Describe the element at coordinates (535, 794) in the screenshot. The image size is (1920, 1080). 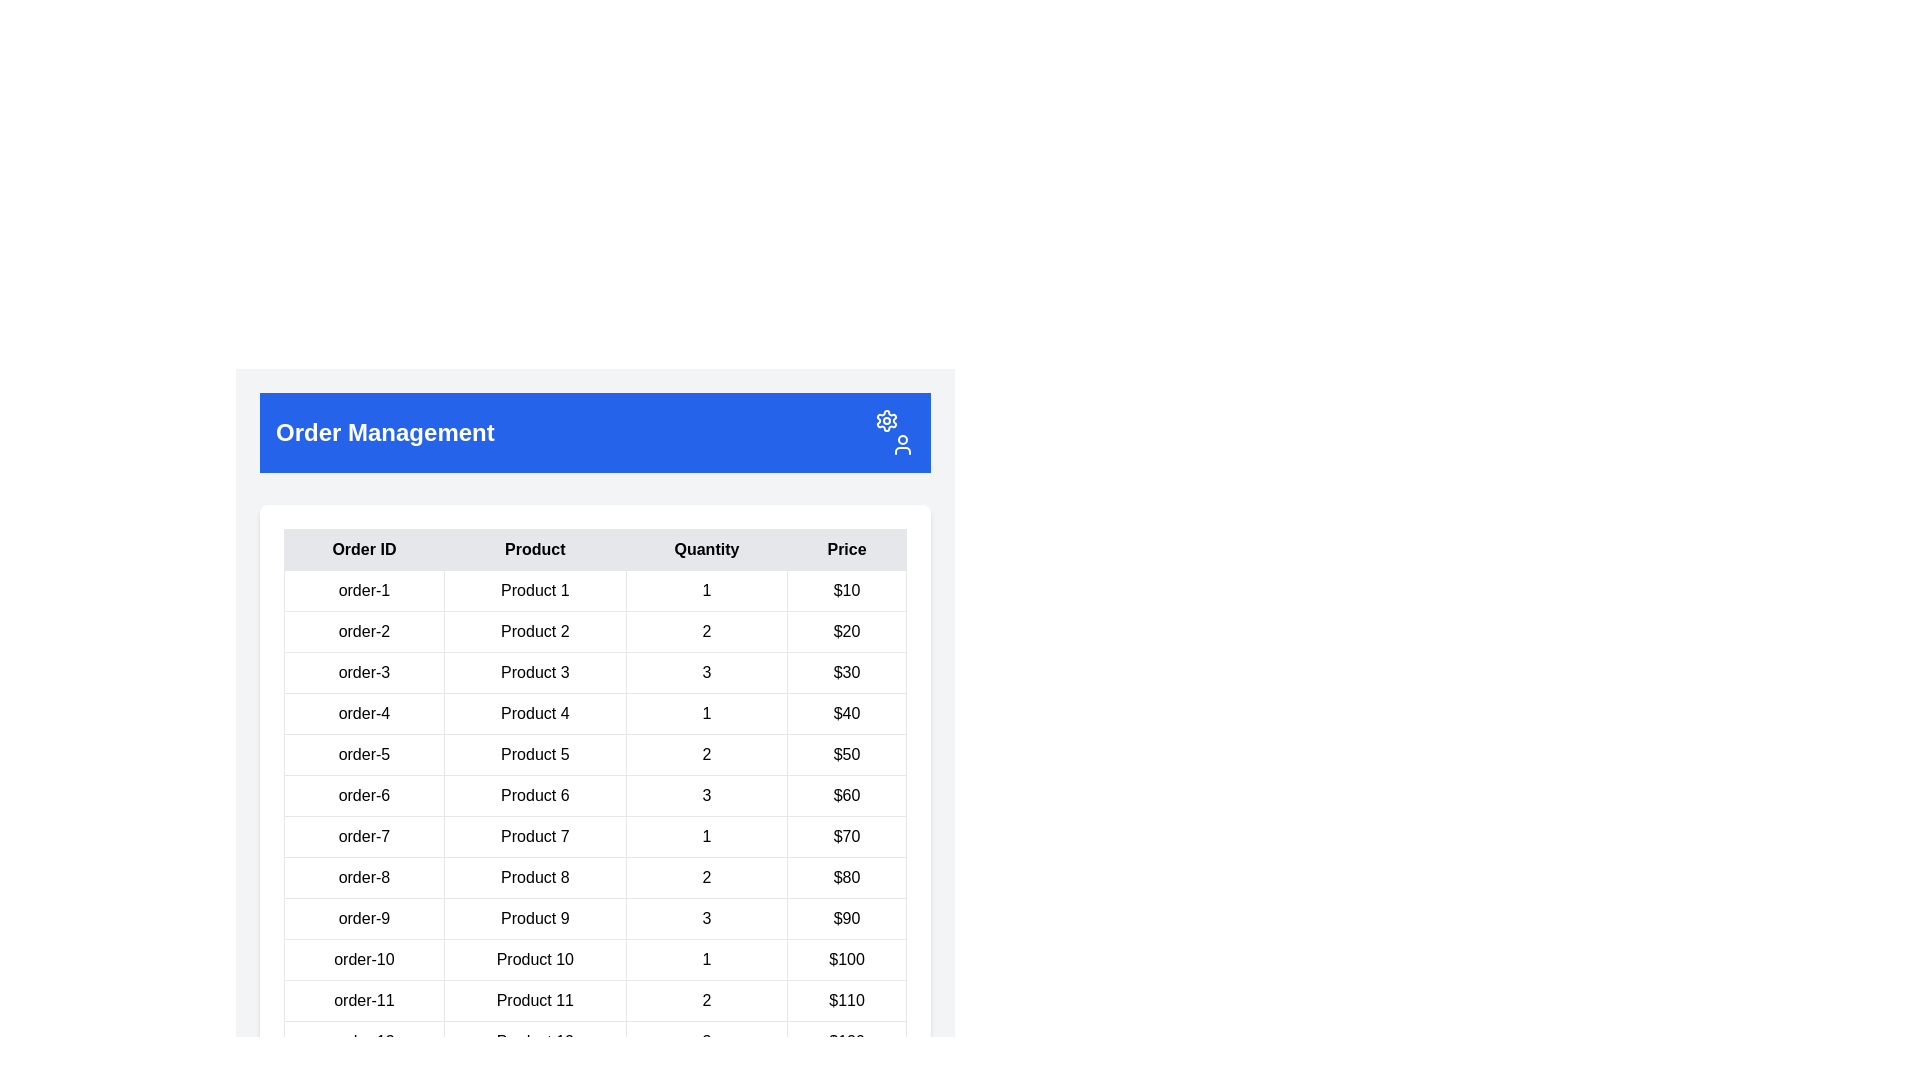
I see `the Table Cell that displays the name of the product associated with order-6, located in the second column of the sixth row in the 'Order Management' table` at that location.